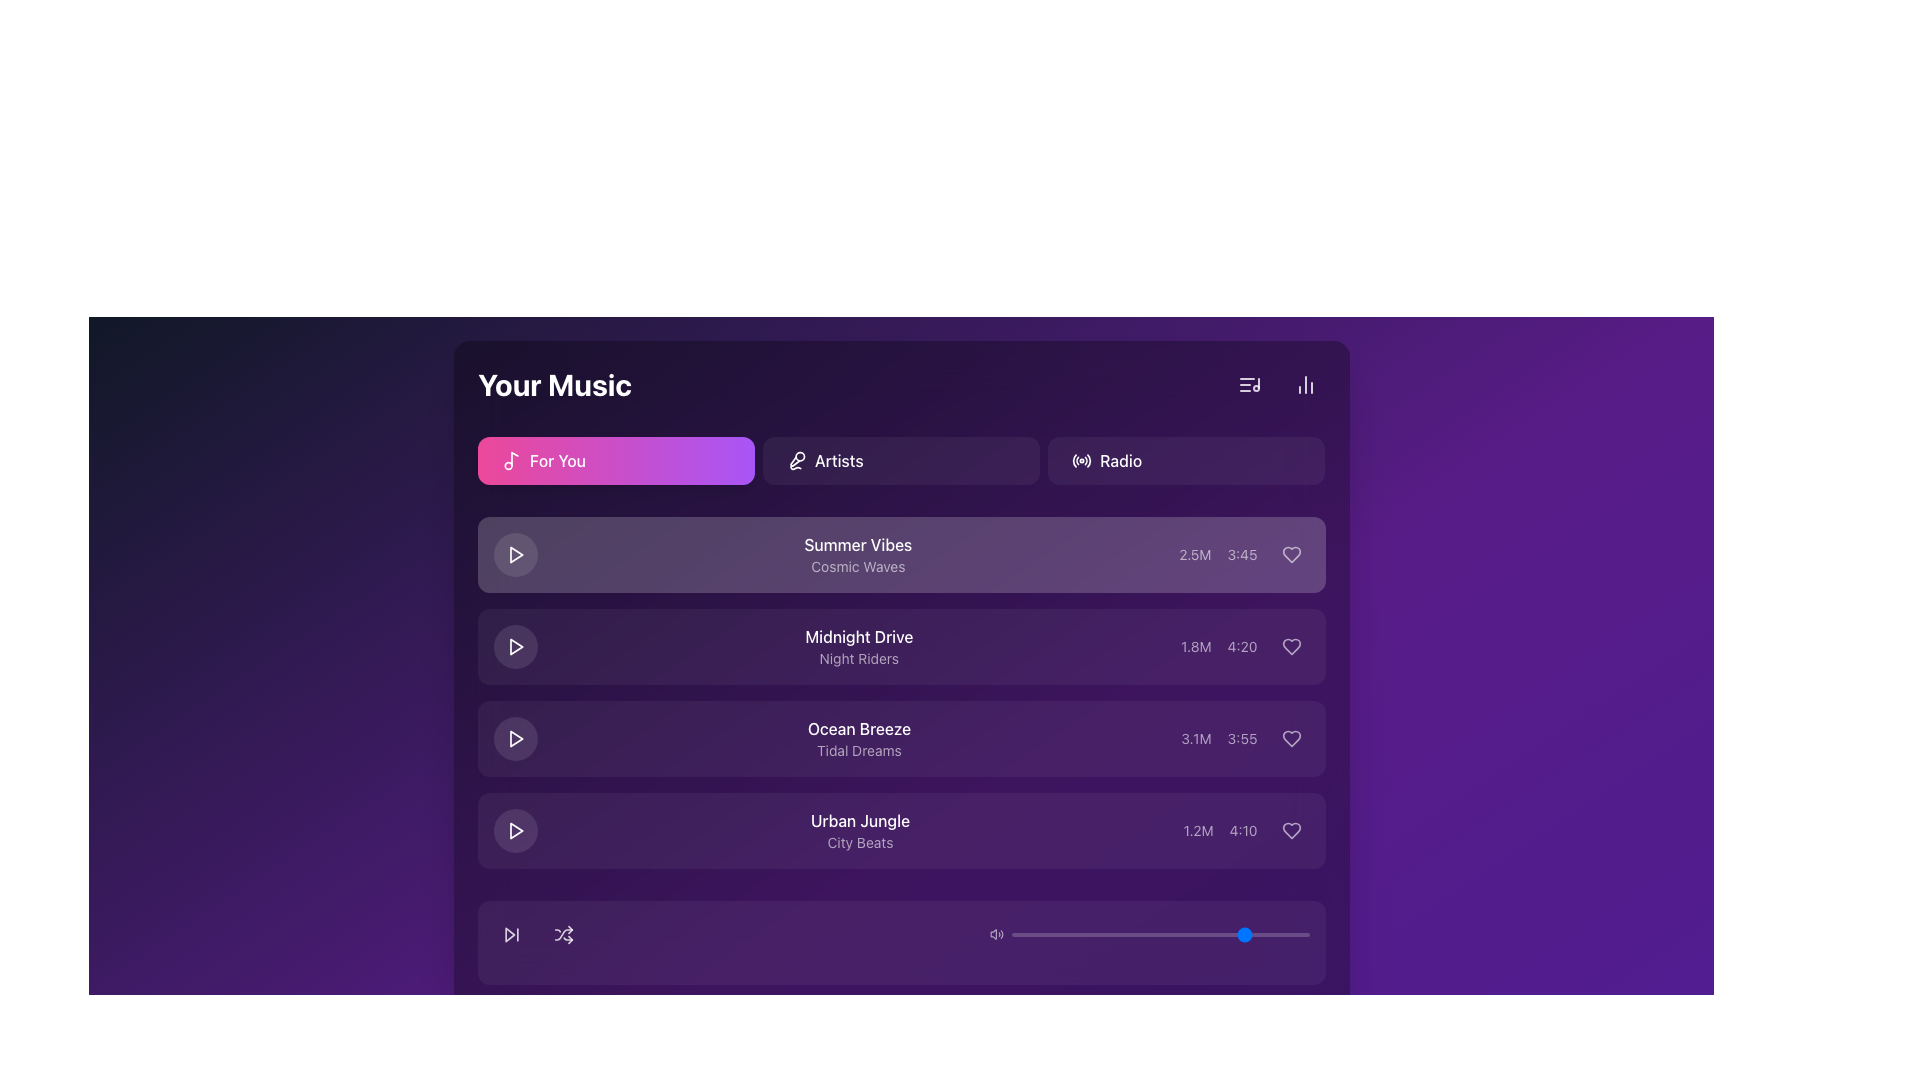 This screenshot has height=1080, width=1920. Describe the element at coordinates (859, 739) in the screenshot. I see `the 'Ocean Breeze' text display element, which features a bold white title and a lighter grey subtitle` at that location.